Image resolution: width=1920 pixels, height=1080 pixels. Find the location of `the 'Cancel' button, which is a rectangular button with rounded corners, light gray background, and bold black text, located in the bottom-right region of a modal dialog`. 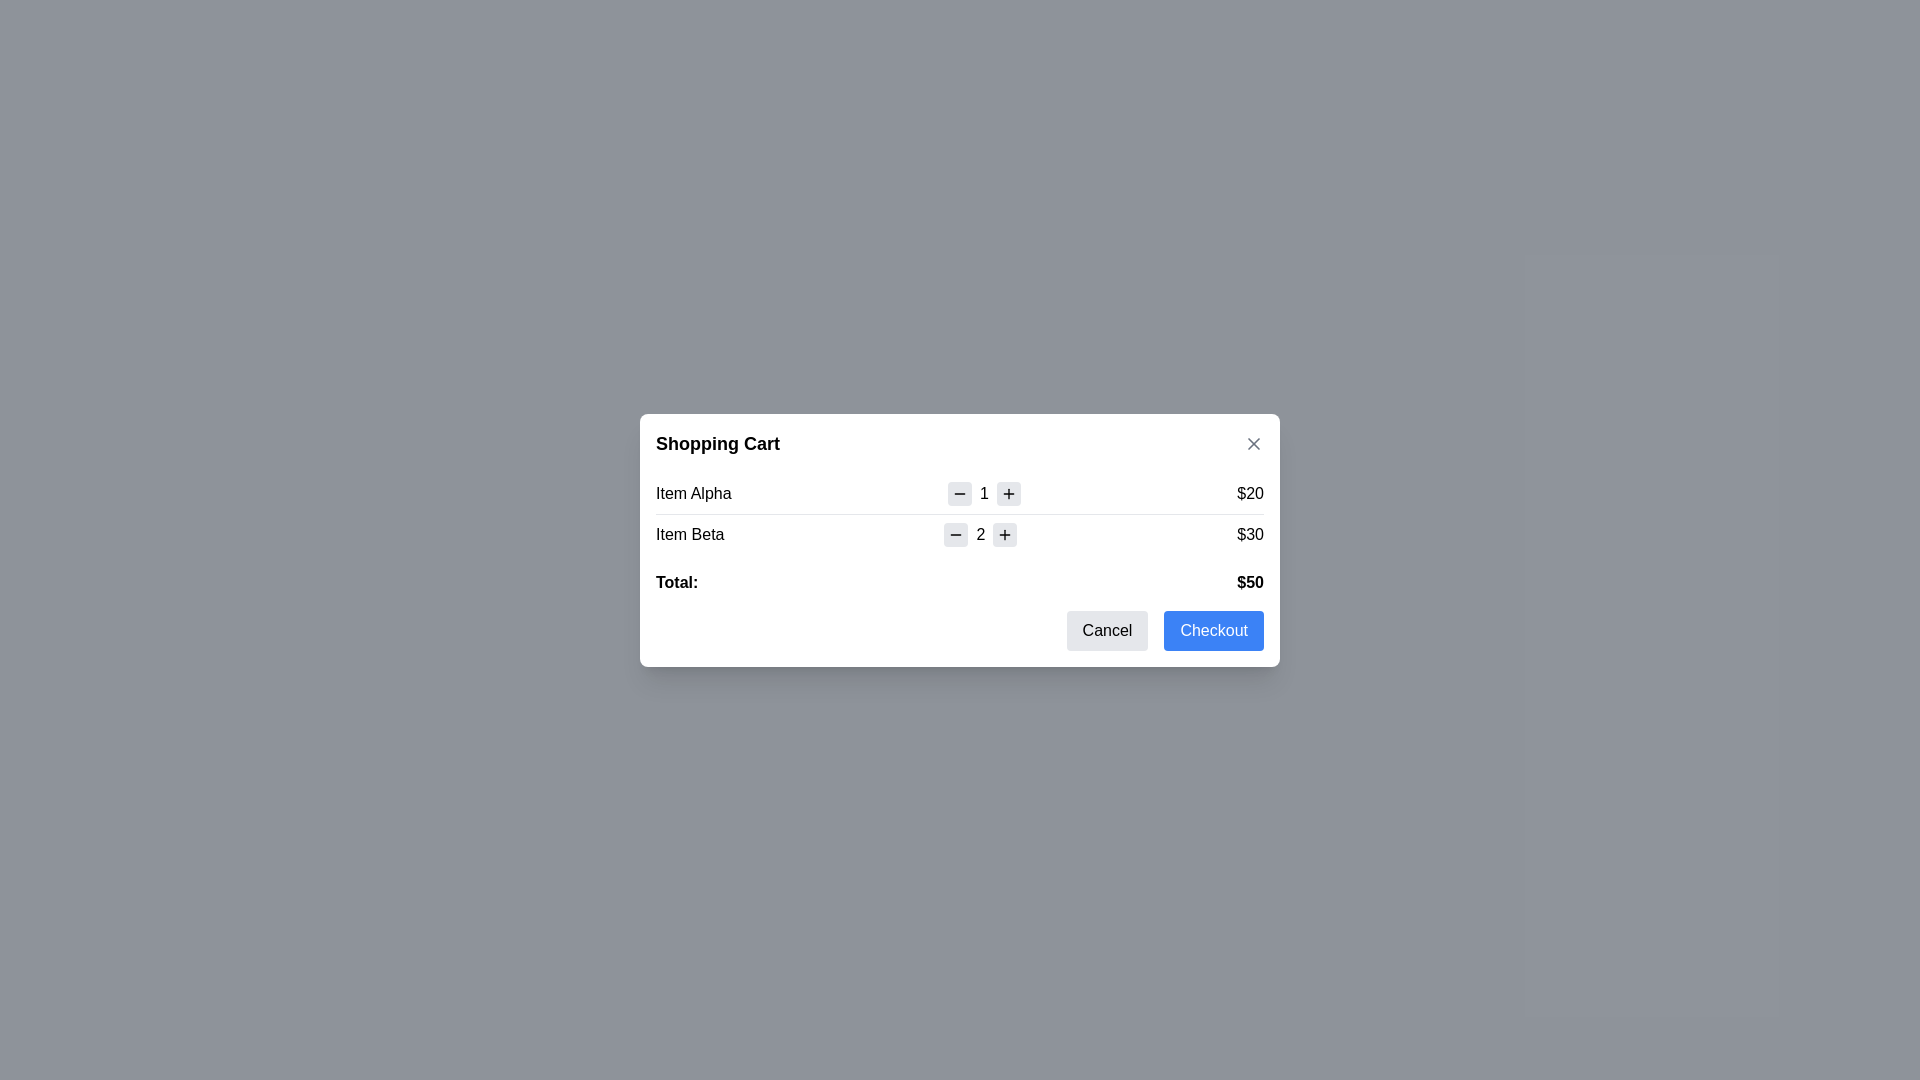

the 'Cancel' button, which is a rectangular button with rounded corners, light gray background, and bold black text, located in the bottom-right region of a modal dialog is located at coordinates (1106, 630).